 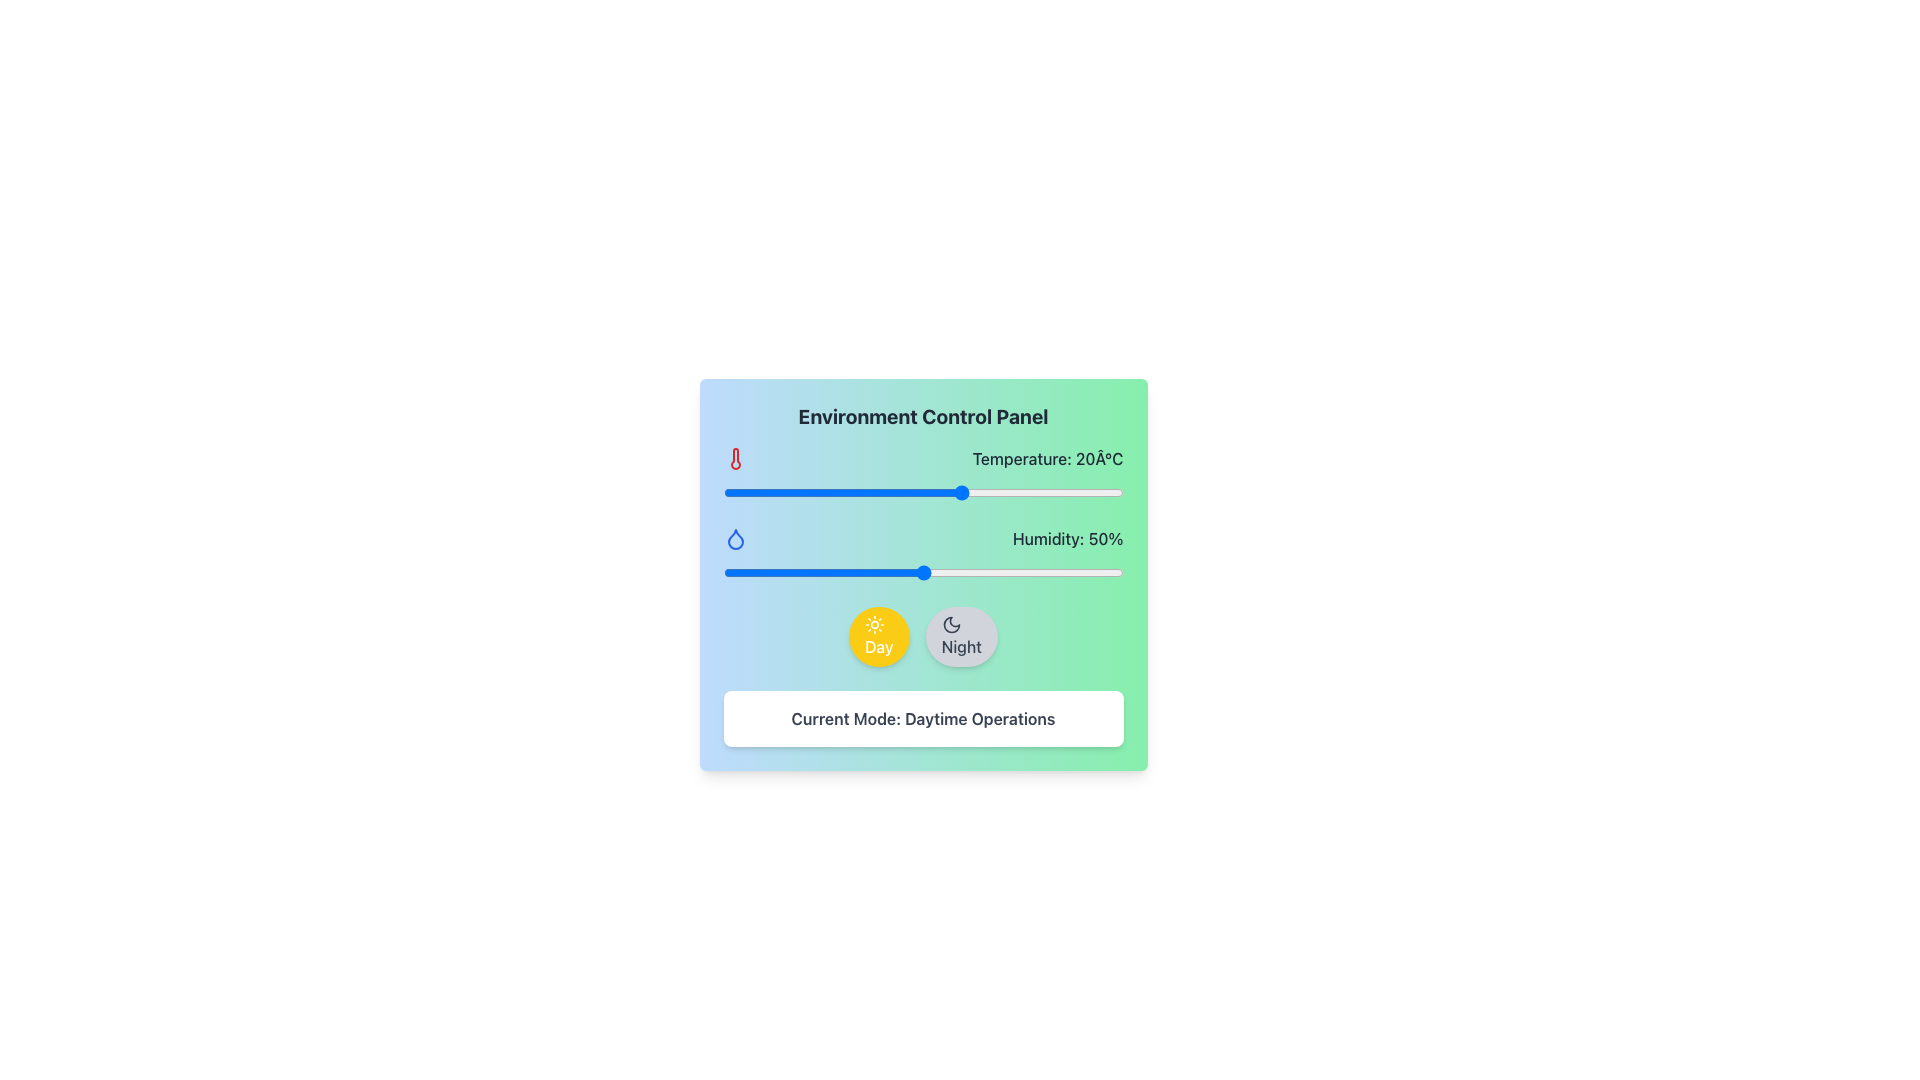 What do you see at coordinates (961, 636) in the screenshot?
I see `the rounded rectangular button labeled 'Night' with a moon icon` at bounding box center [961, 636].